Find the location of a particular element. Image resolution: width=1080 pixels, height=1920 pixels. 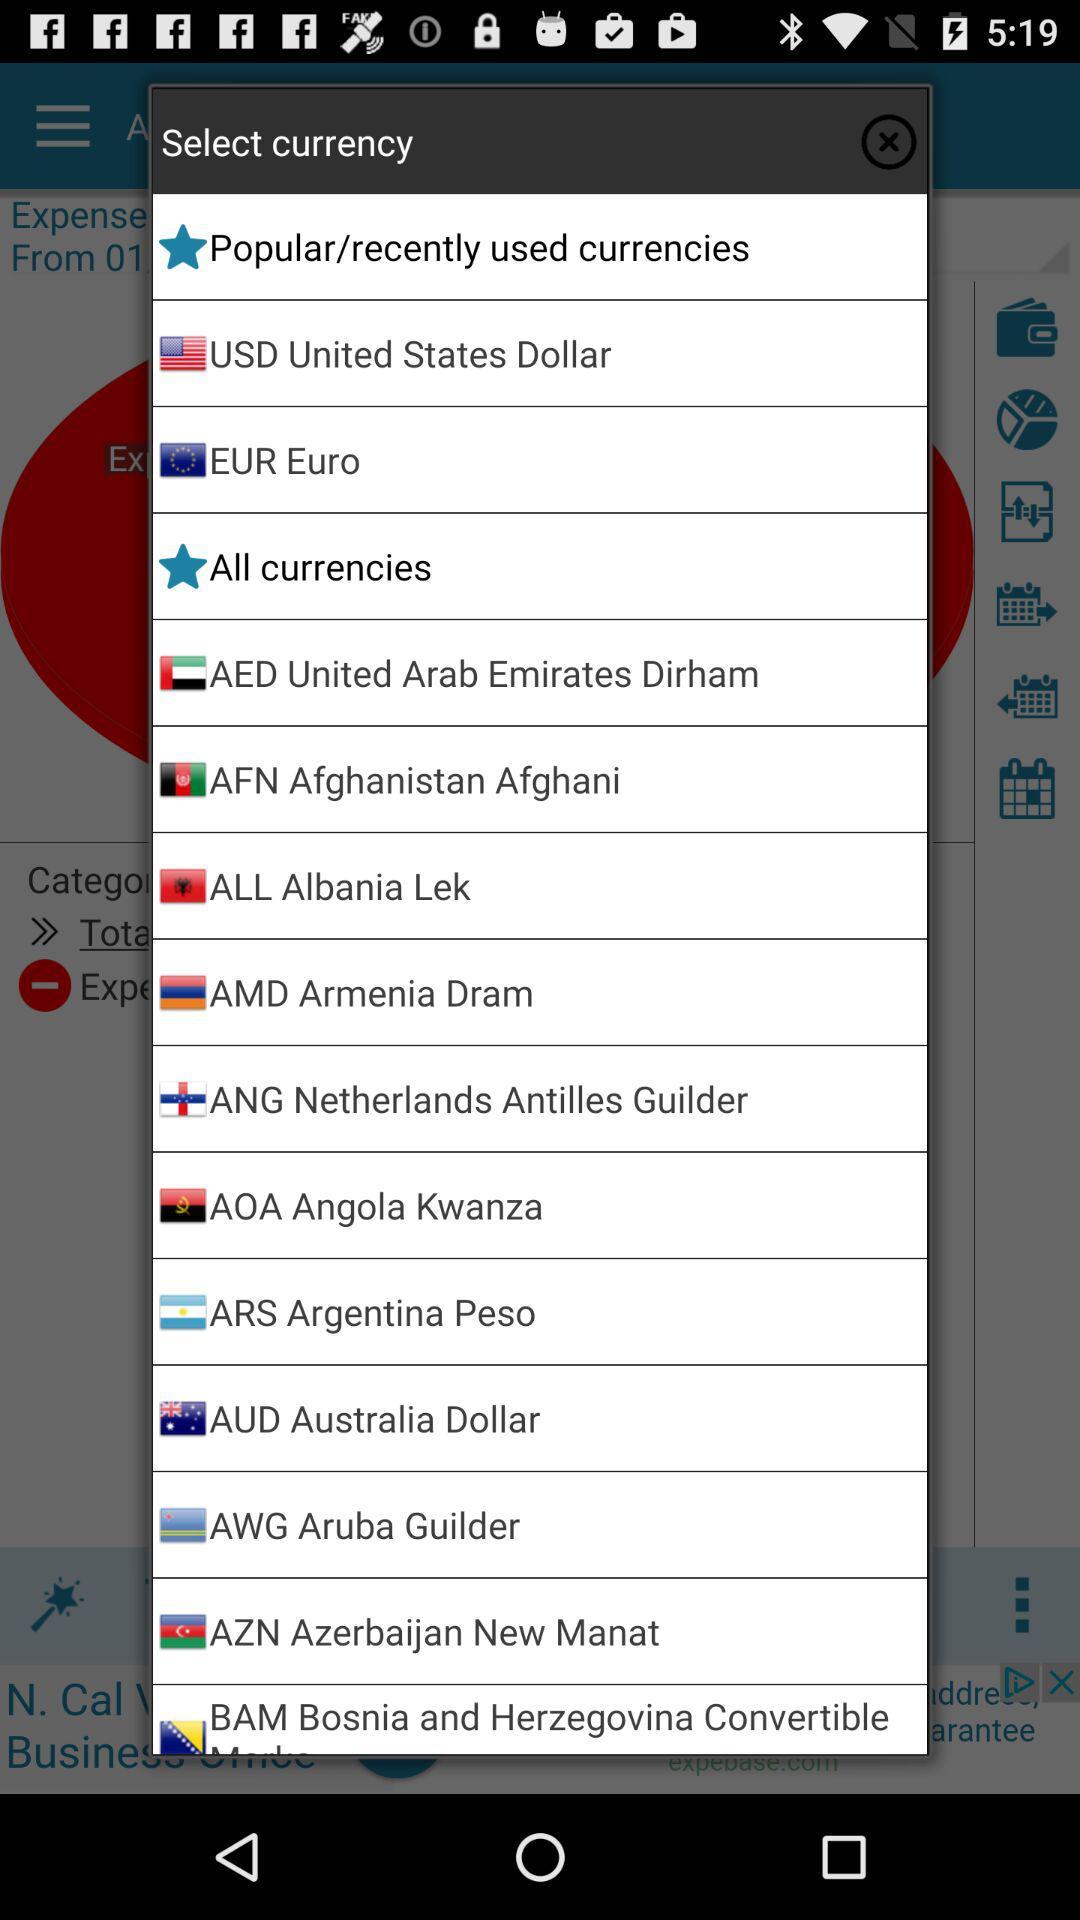

app below aed united arab app is located at coordinates (564, 778).